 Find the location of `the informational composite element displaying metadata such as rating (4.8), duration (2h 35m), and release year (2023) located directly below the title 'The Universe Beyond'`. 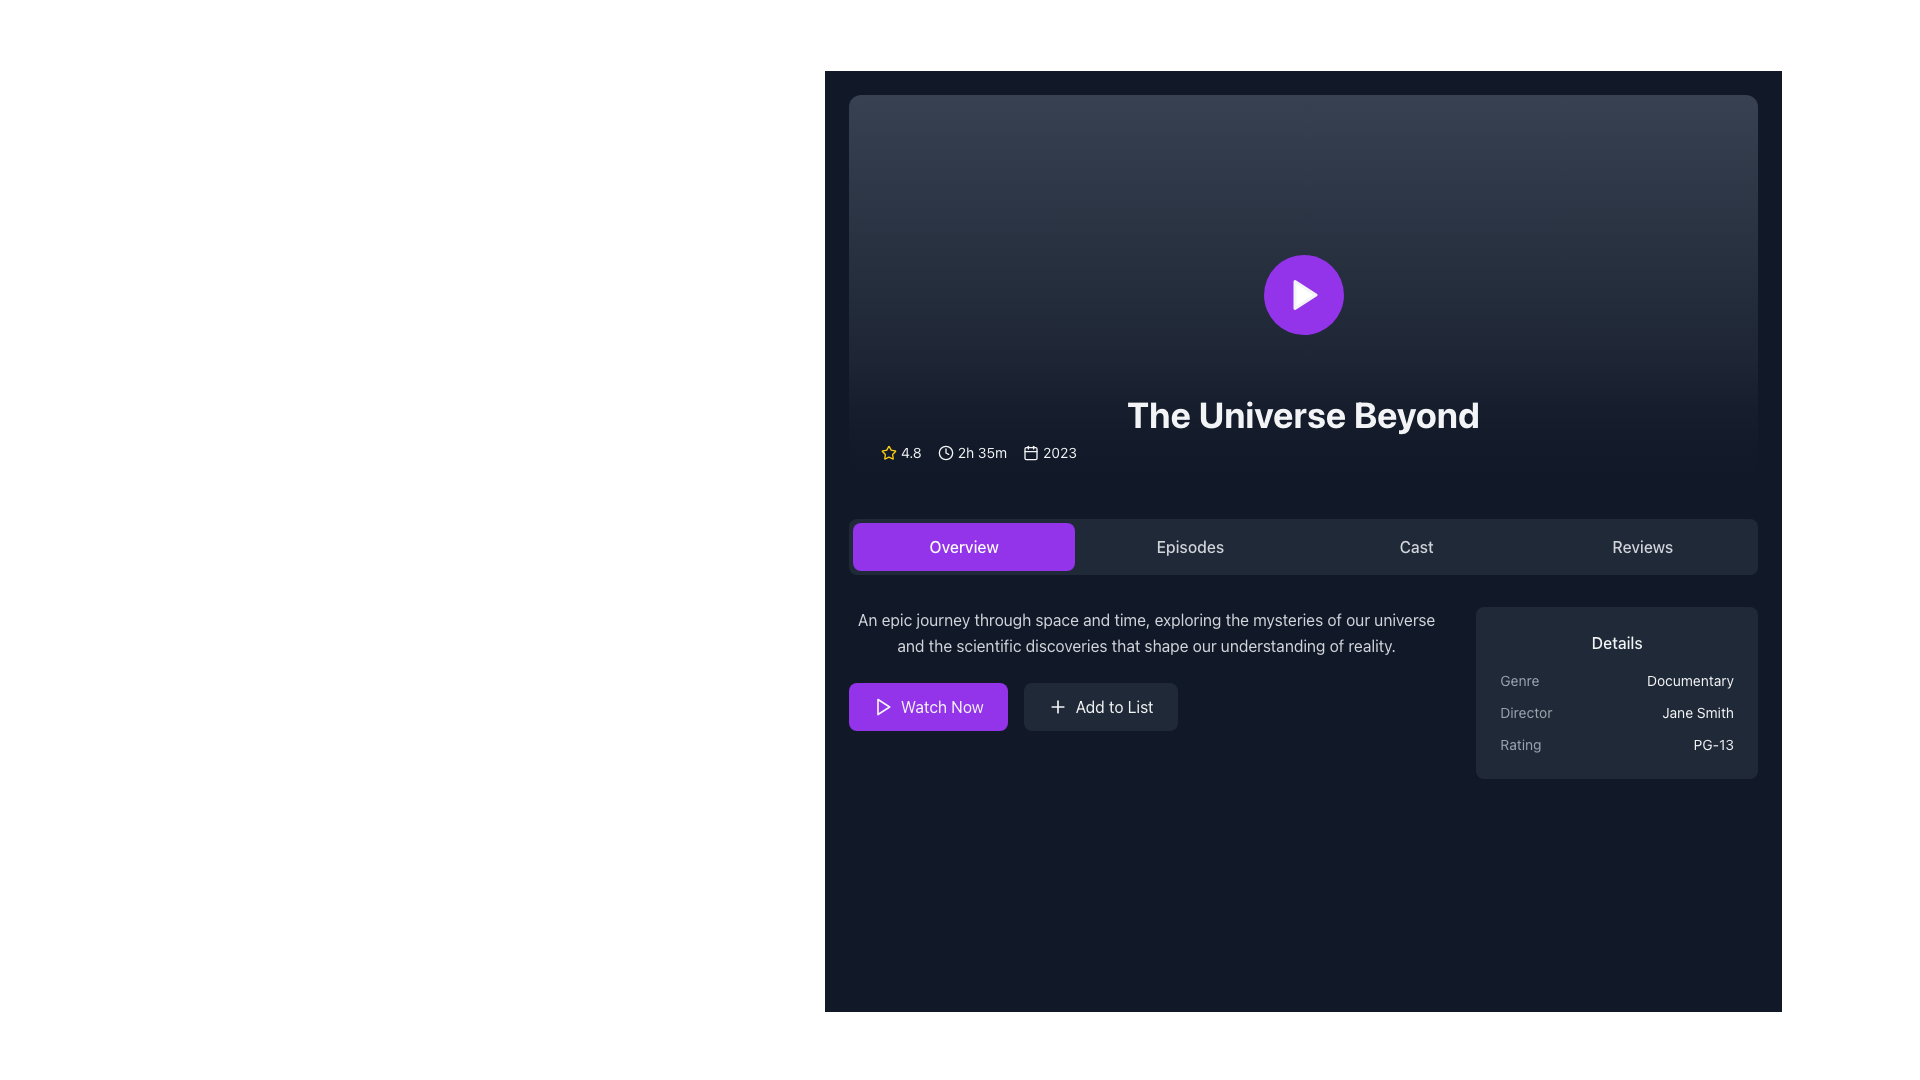

the informational composite element displaying metadata such as rating (4.8), duration (2h 35m), and release year (2023) located directly below the title 'The Universe Beyond' is located at coordinates (1303, 452).